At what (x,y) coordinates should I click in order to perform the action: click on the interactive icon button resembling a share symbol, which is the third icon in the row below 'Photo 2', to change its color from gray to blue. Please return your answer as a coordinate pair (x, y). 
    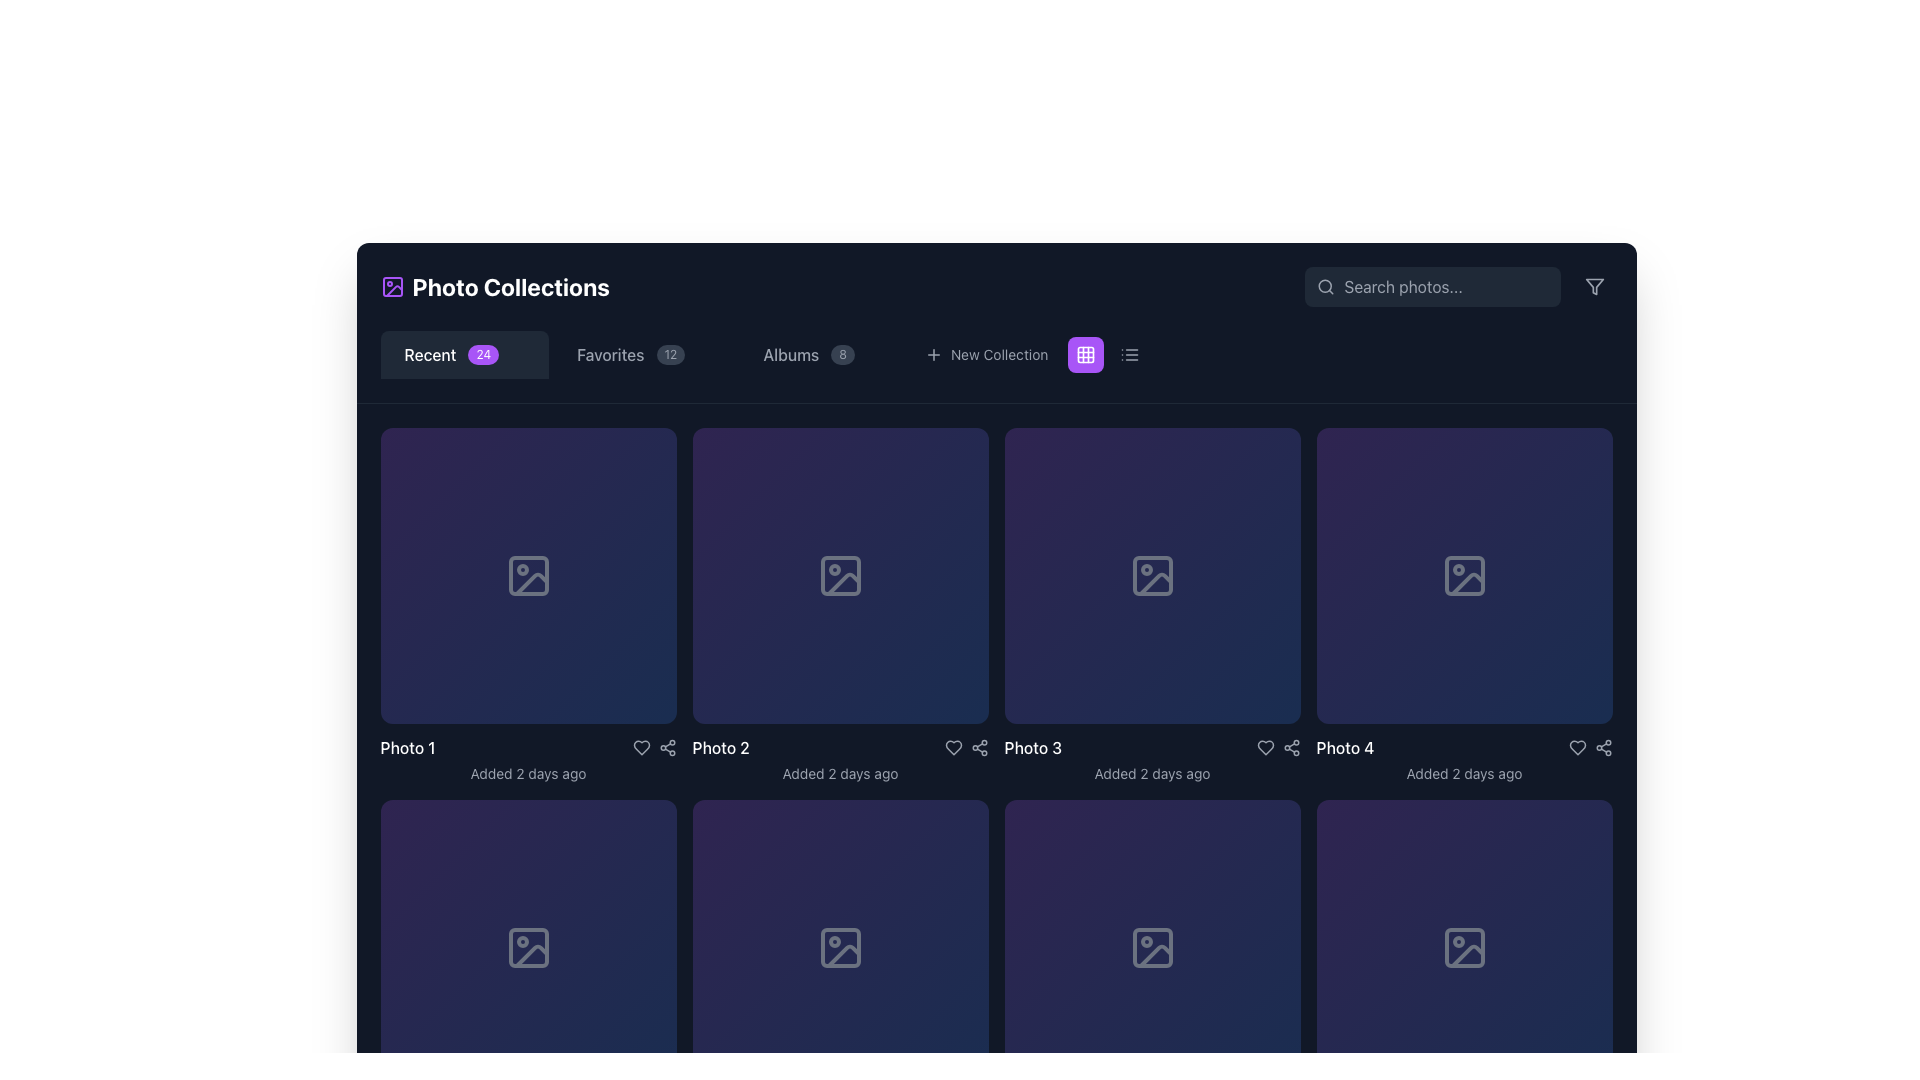
    Looking at the image, I should click on (667, 748).